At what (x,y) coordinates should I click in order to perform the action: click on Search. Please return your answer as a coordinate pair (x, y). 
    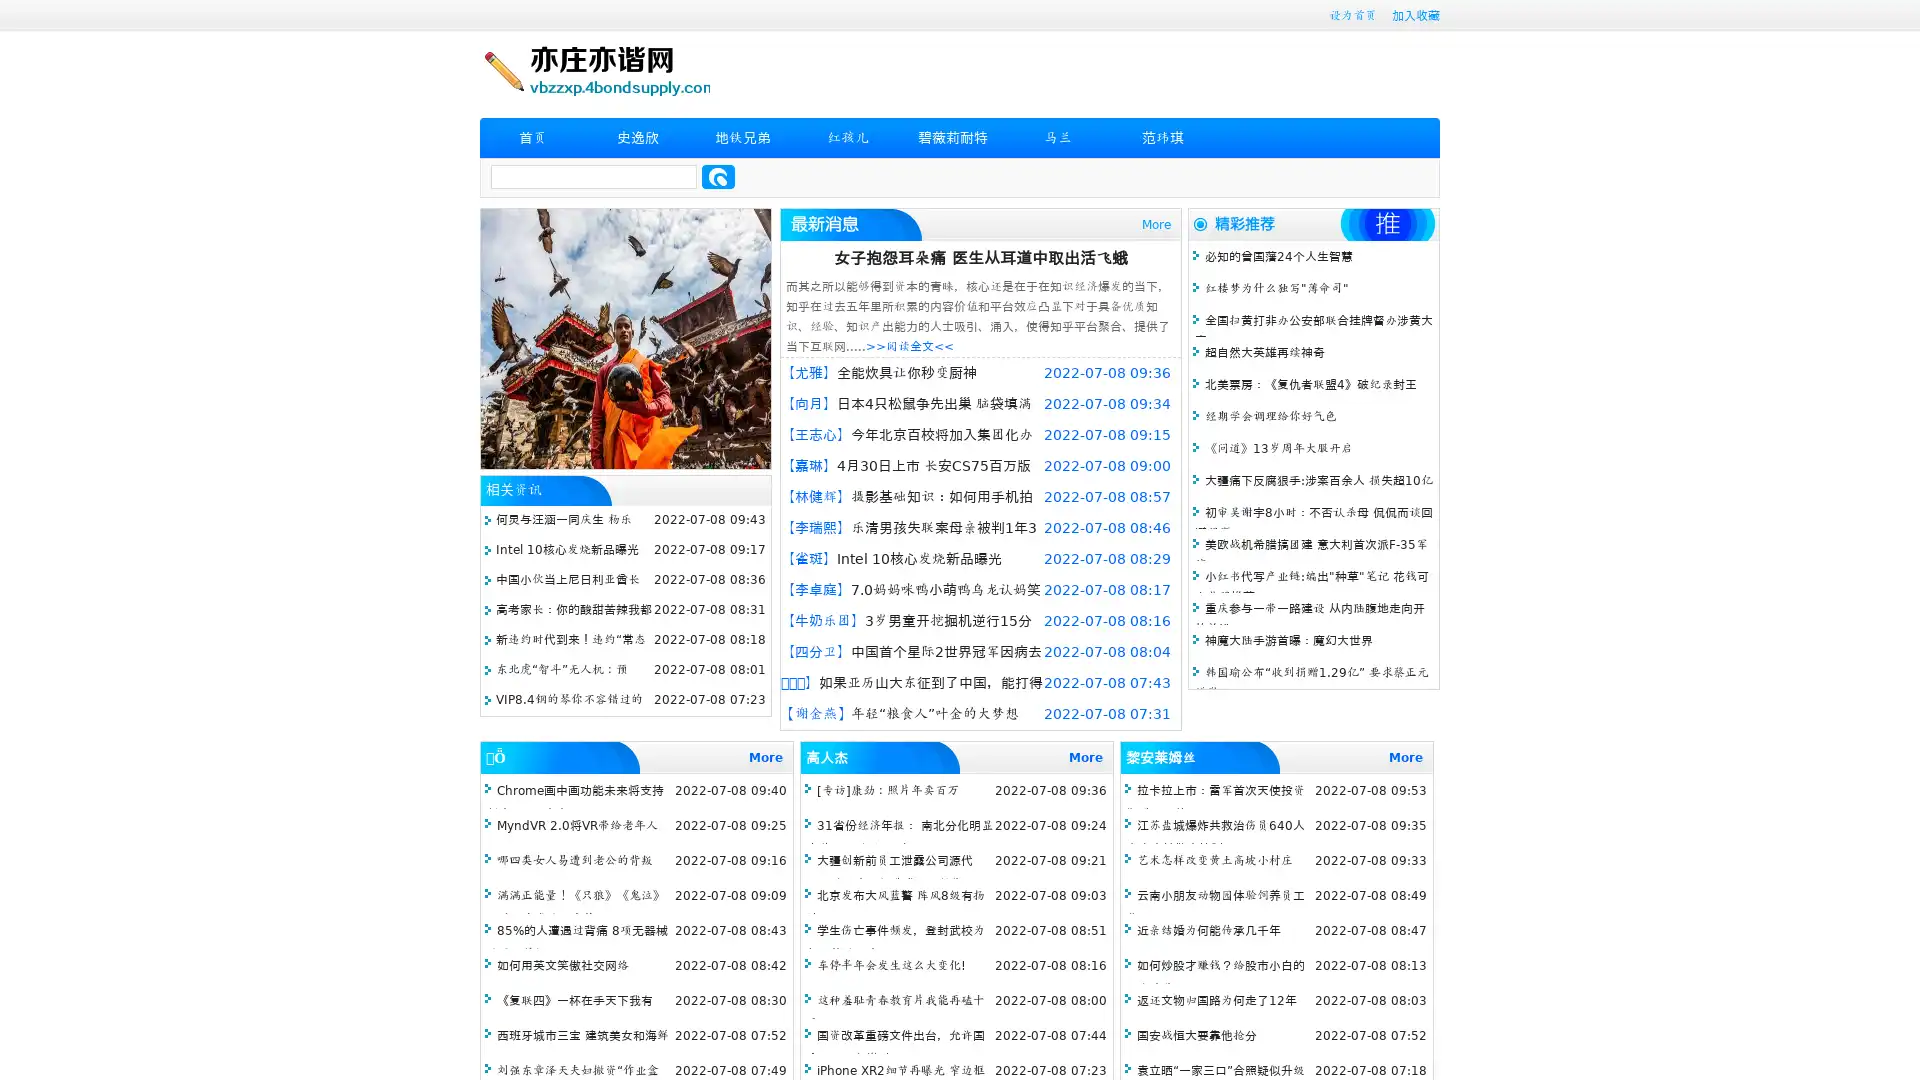
    Looking at the image, I should click on (718, 176).